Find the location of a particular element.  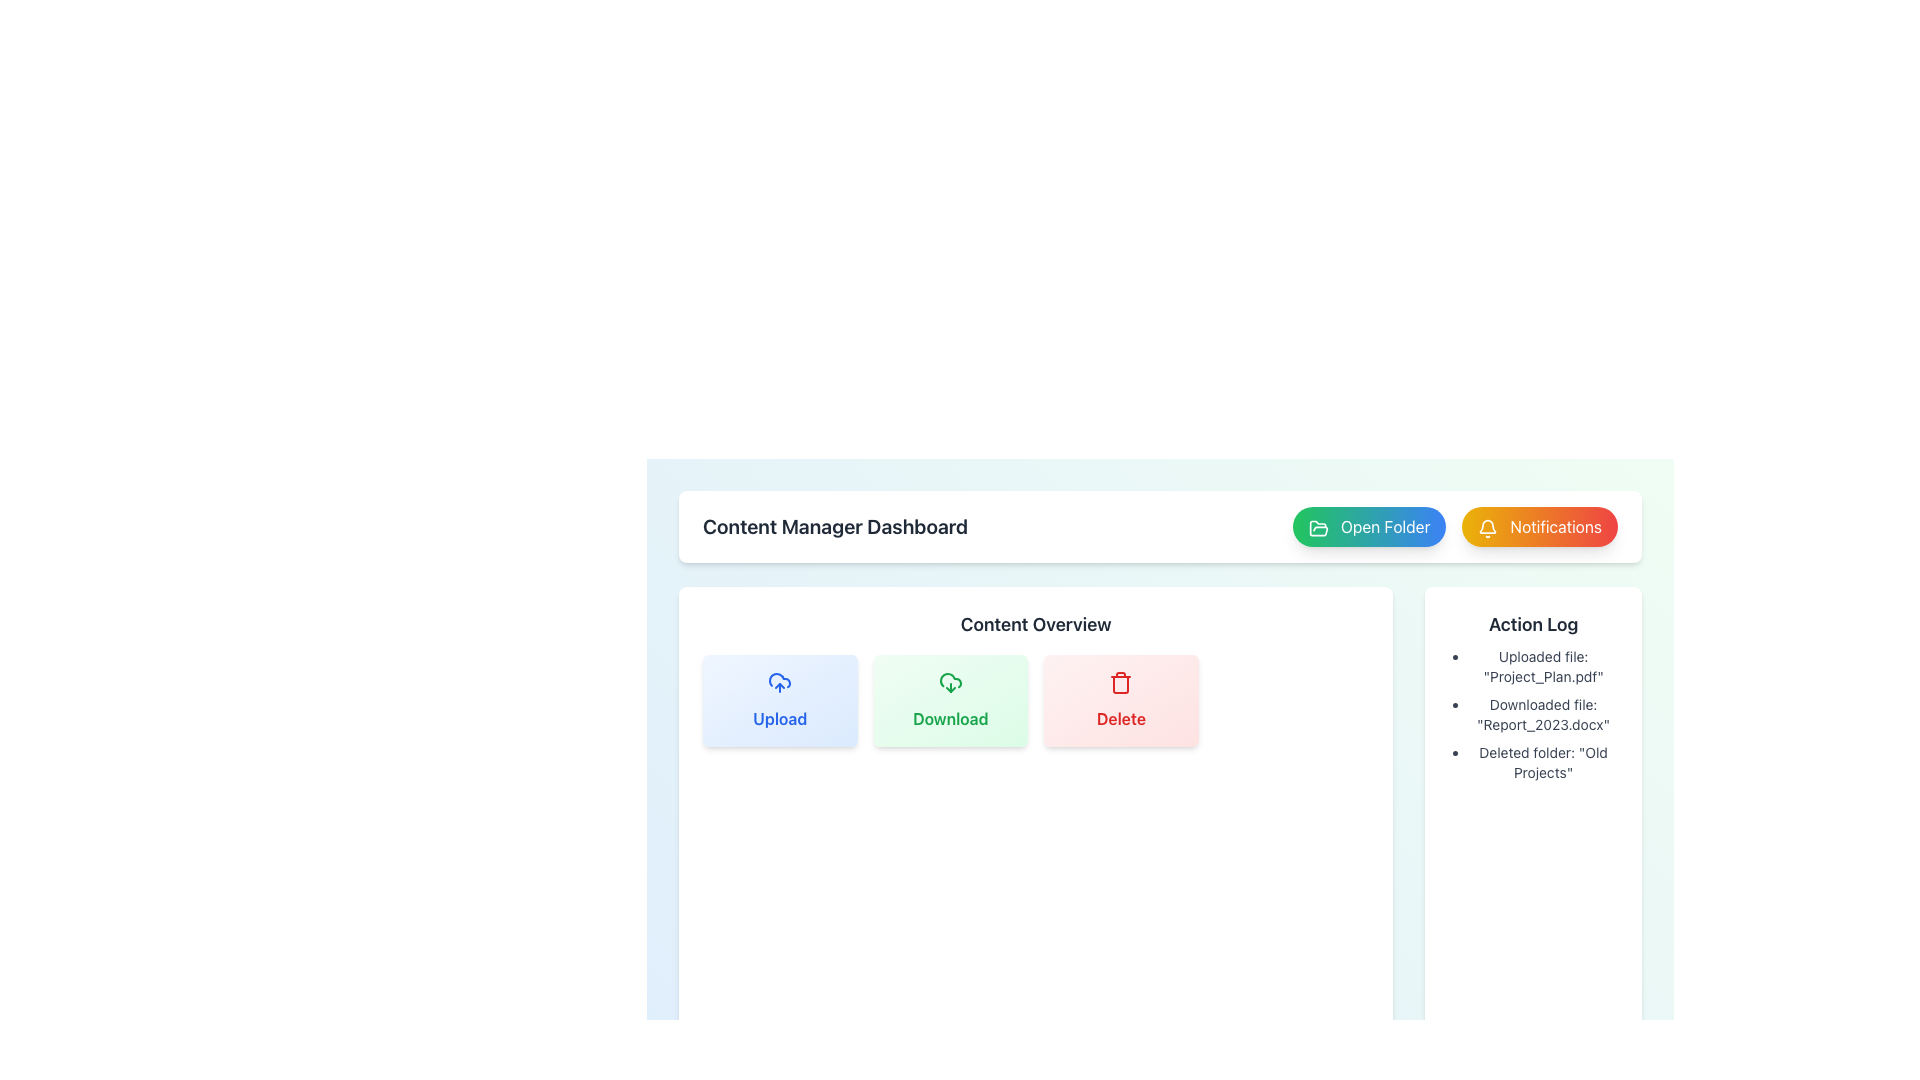

the delete icon located to the left of the 'Delete' text in the 'Content Overview' section is located at coordinates (1121, 681).